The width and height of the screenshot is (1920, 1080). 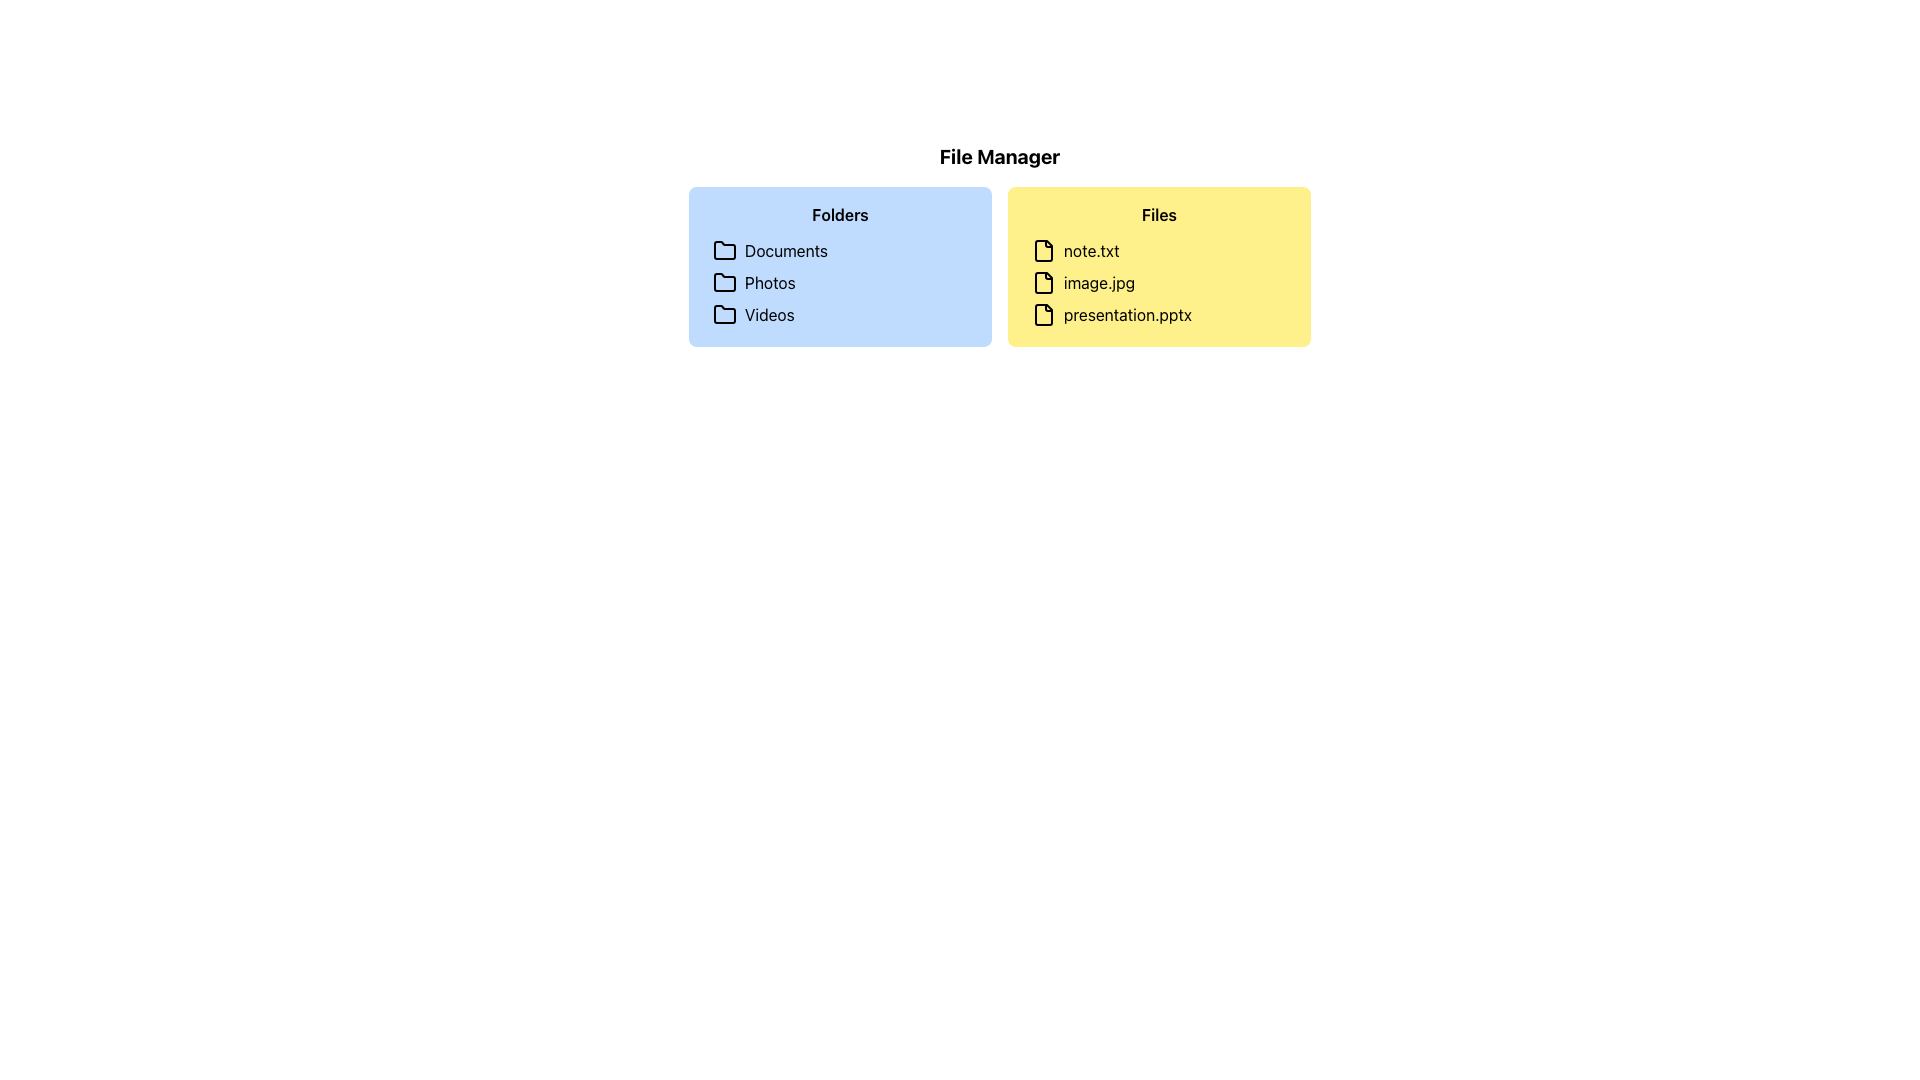 What do you see at coordinates (840, 265) in the screenshot?
I see `the content displayed within the 'Folders' panel, which contains the list items 'Documents', 'Photos', and 'Videos' with folder icons` at bounding box center [840, 265].